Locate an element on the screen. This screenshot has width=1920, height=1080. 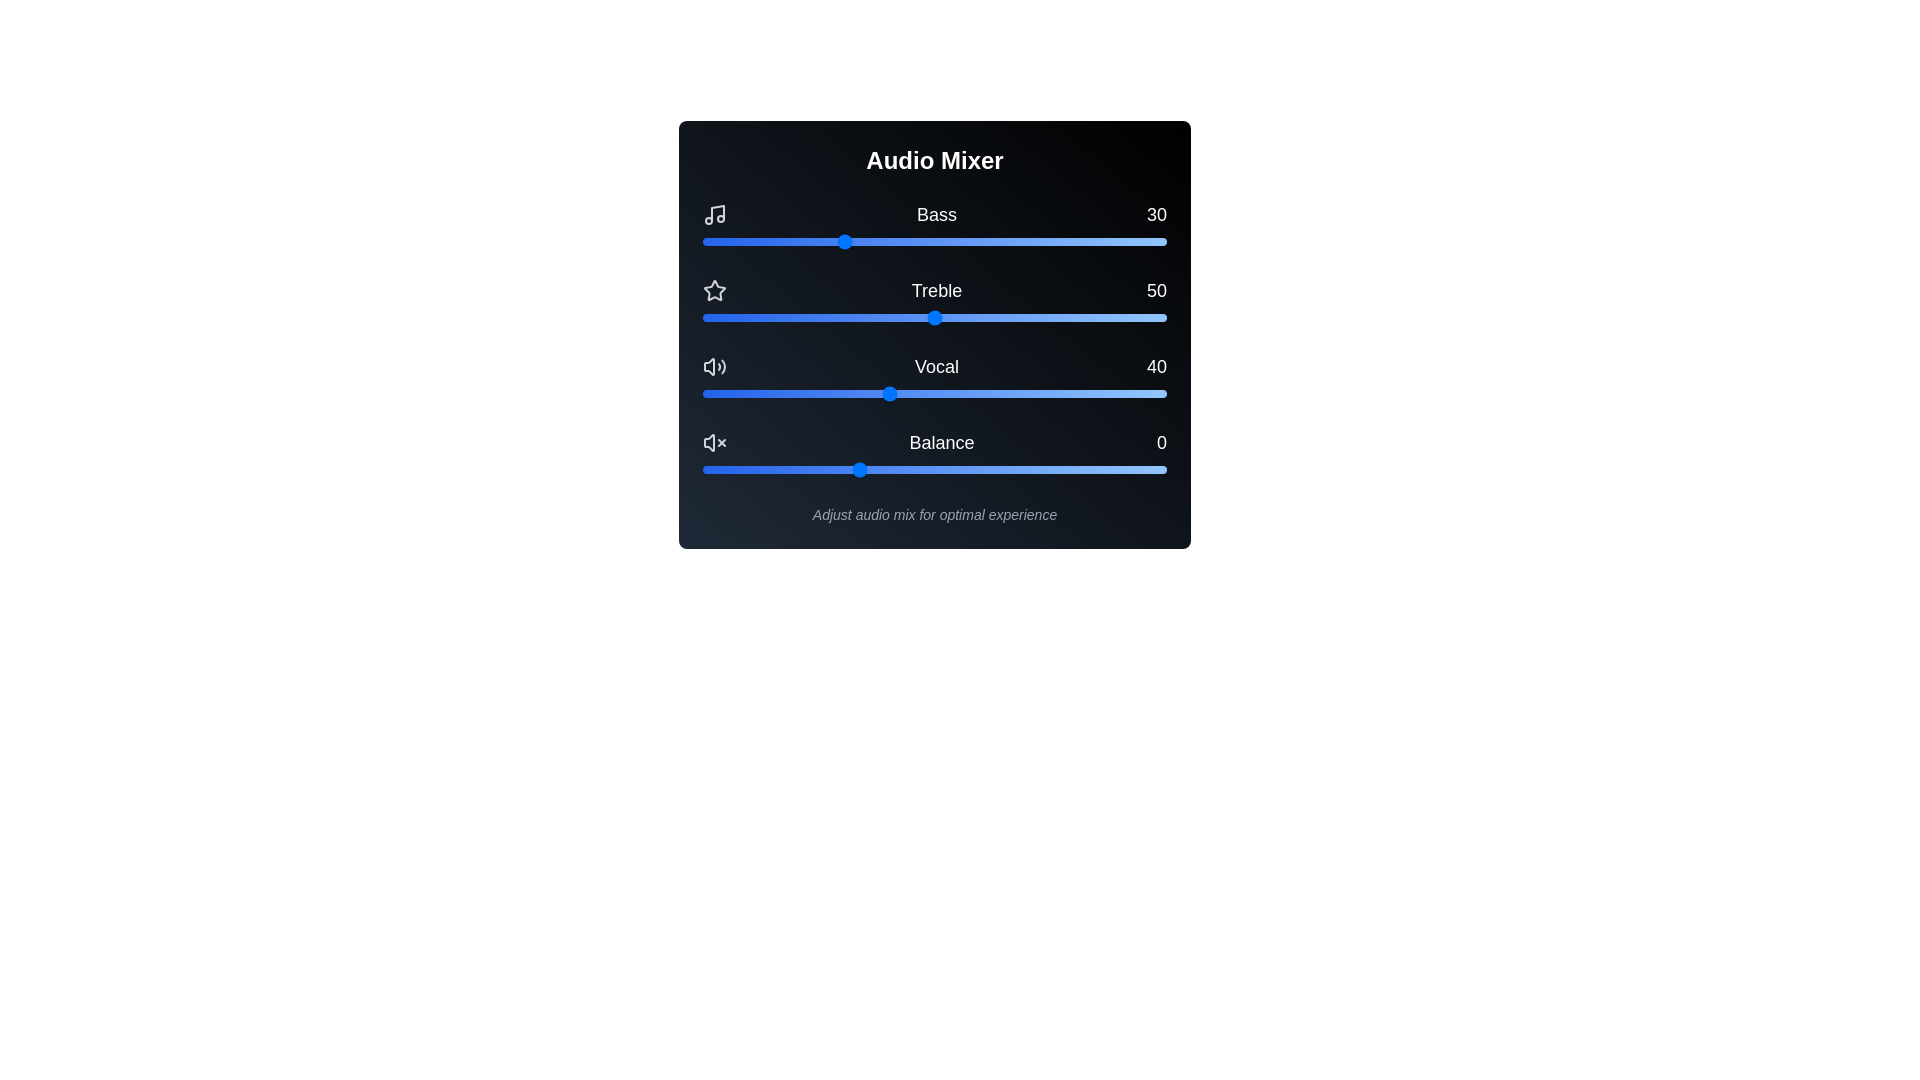
the Treble slider to set the treble level to 60 is located at coordinates (981, 316).